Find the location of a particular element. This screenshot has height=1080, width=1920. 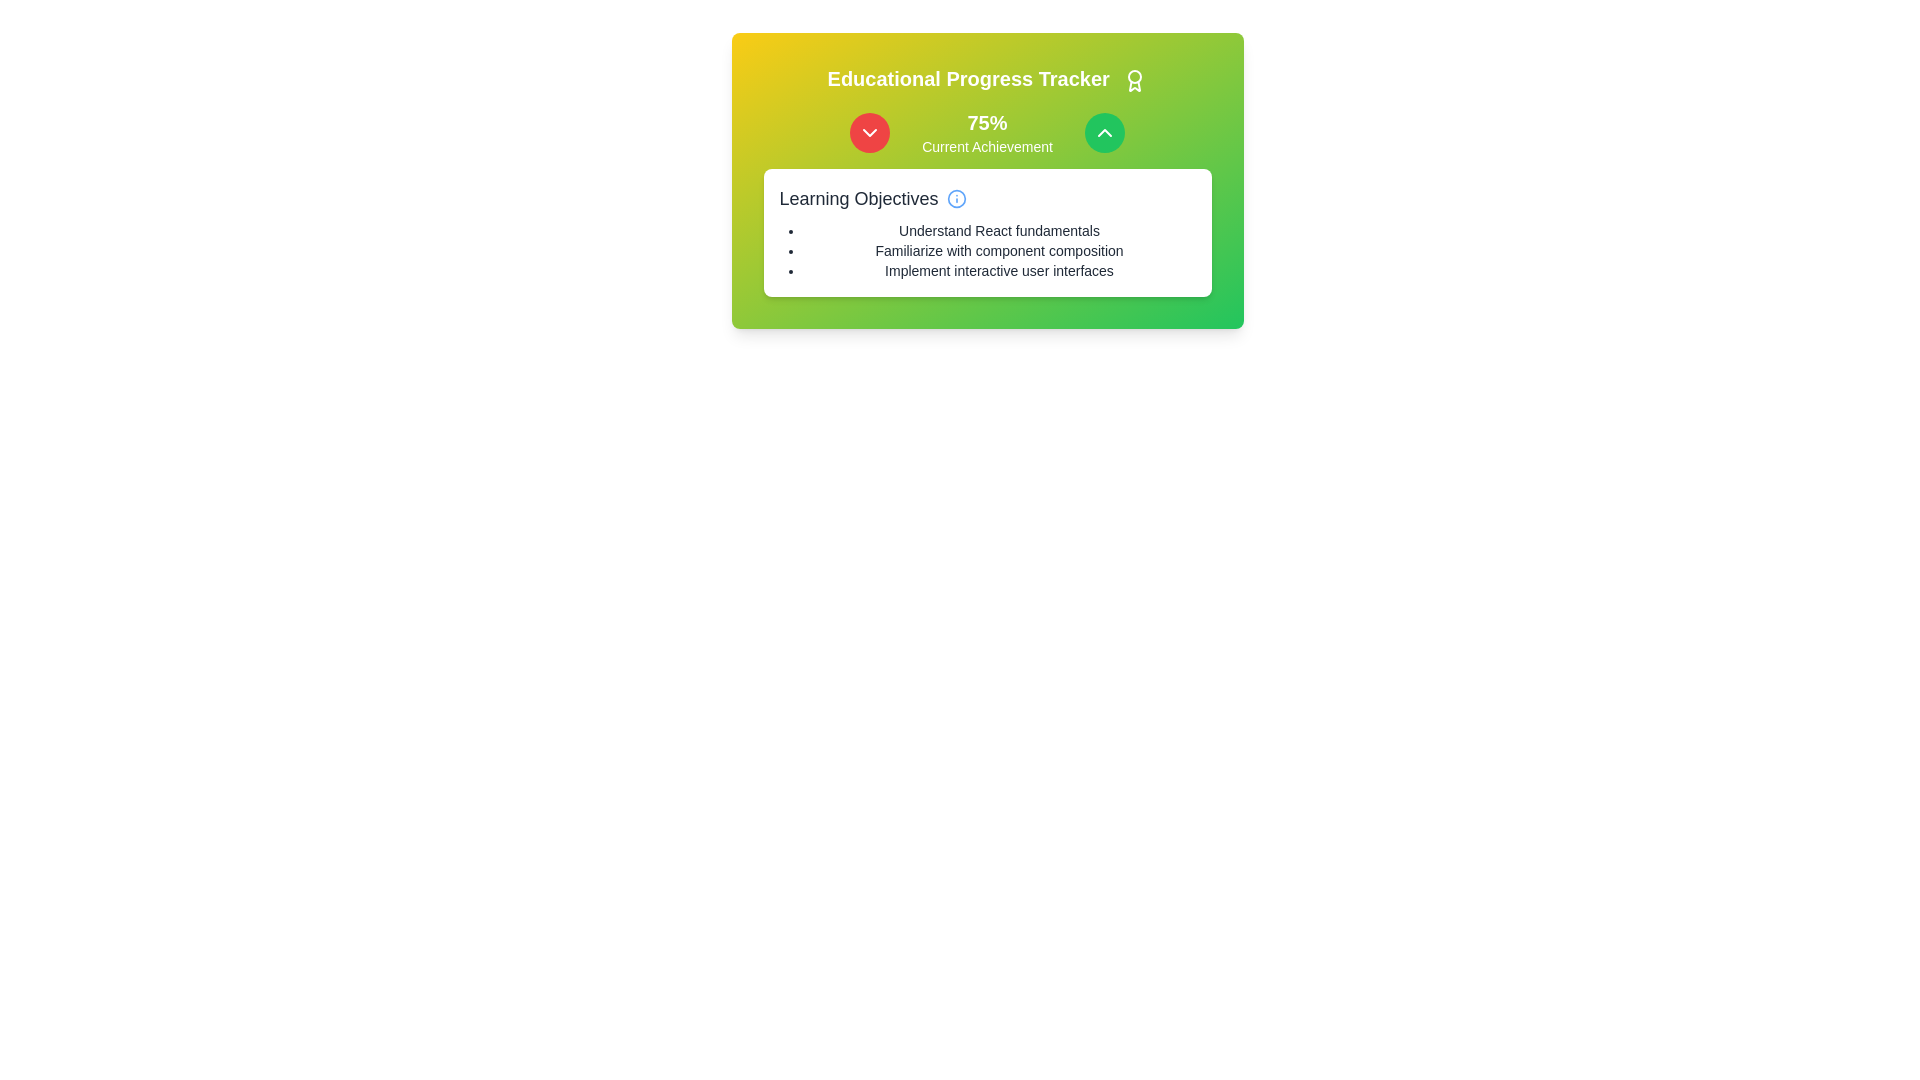

the third Text label in the vertical bulleted list within the 'Learning Objectives' section that provides information about the educational goals is located at coordinates (999, 270).